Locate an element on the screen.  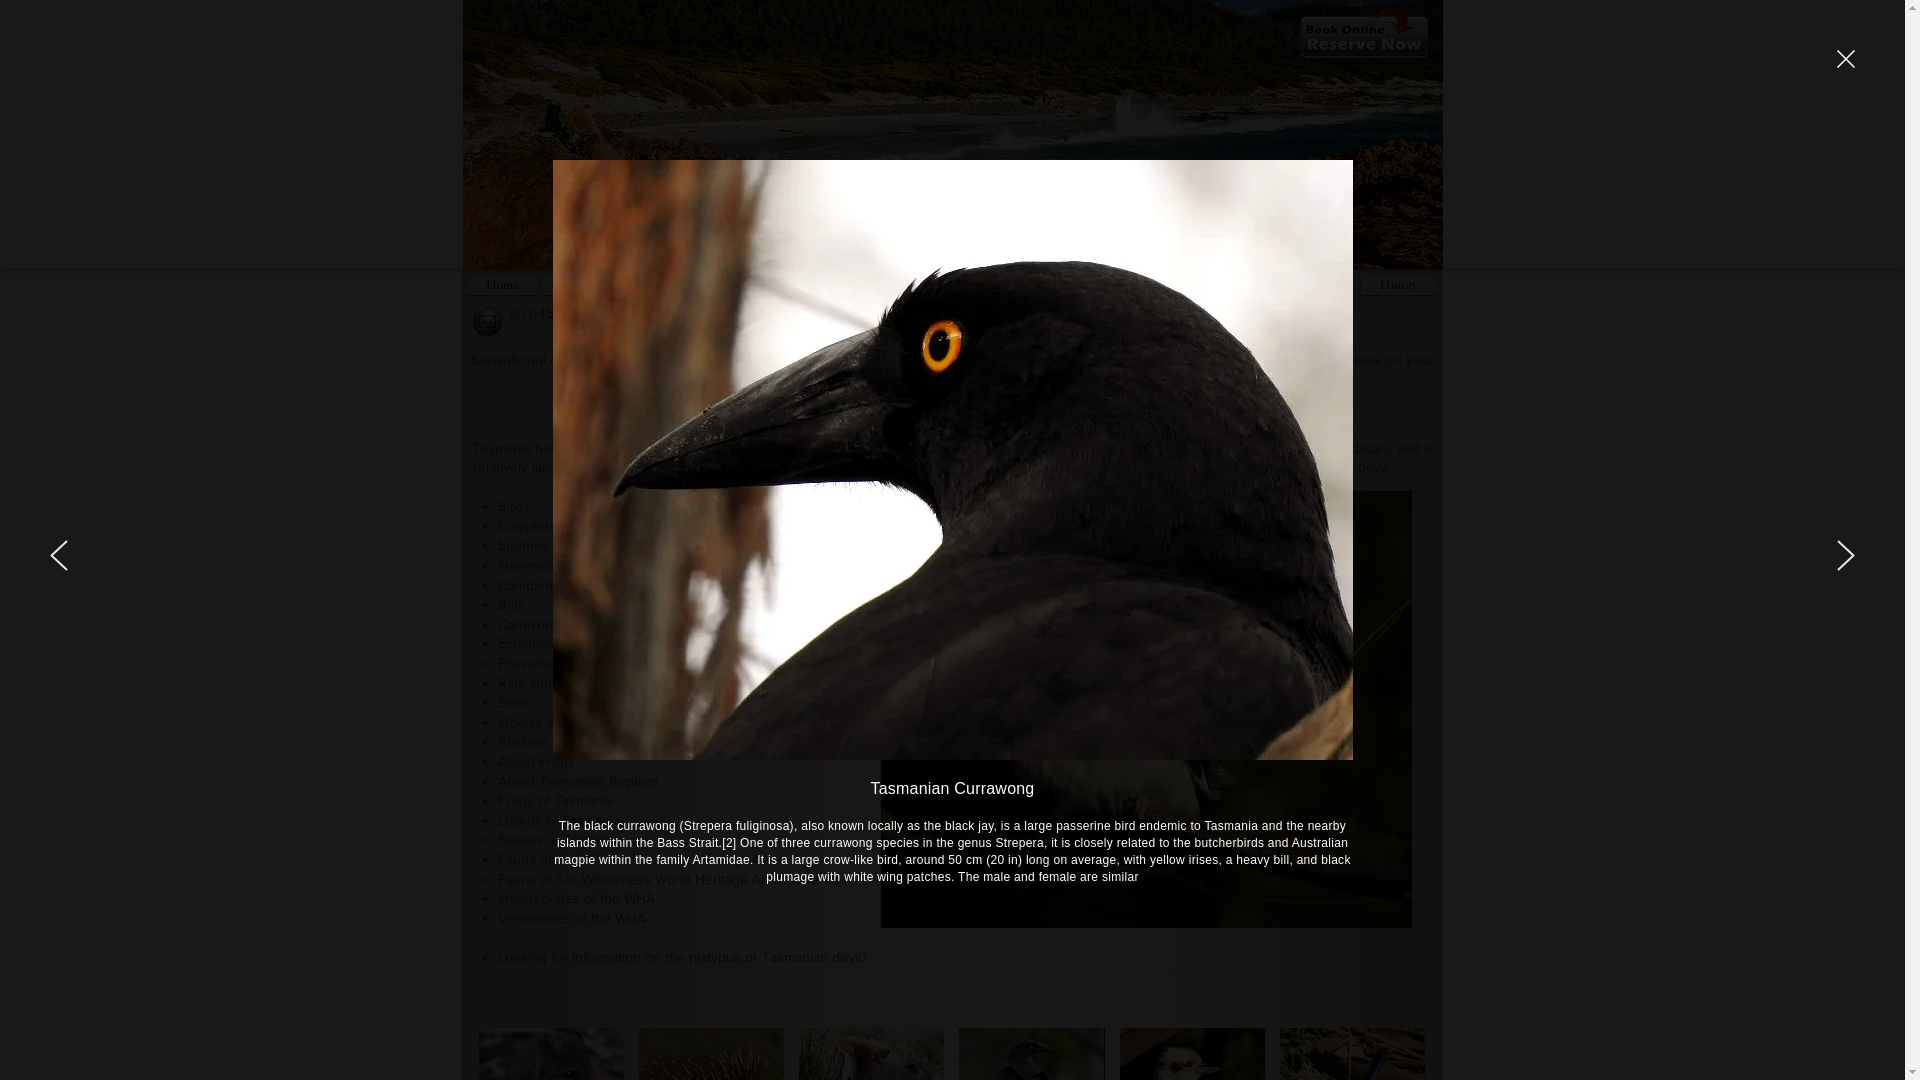
'Tasmanian devil' is located at coordinates (811, 955).